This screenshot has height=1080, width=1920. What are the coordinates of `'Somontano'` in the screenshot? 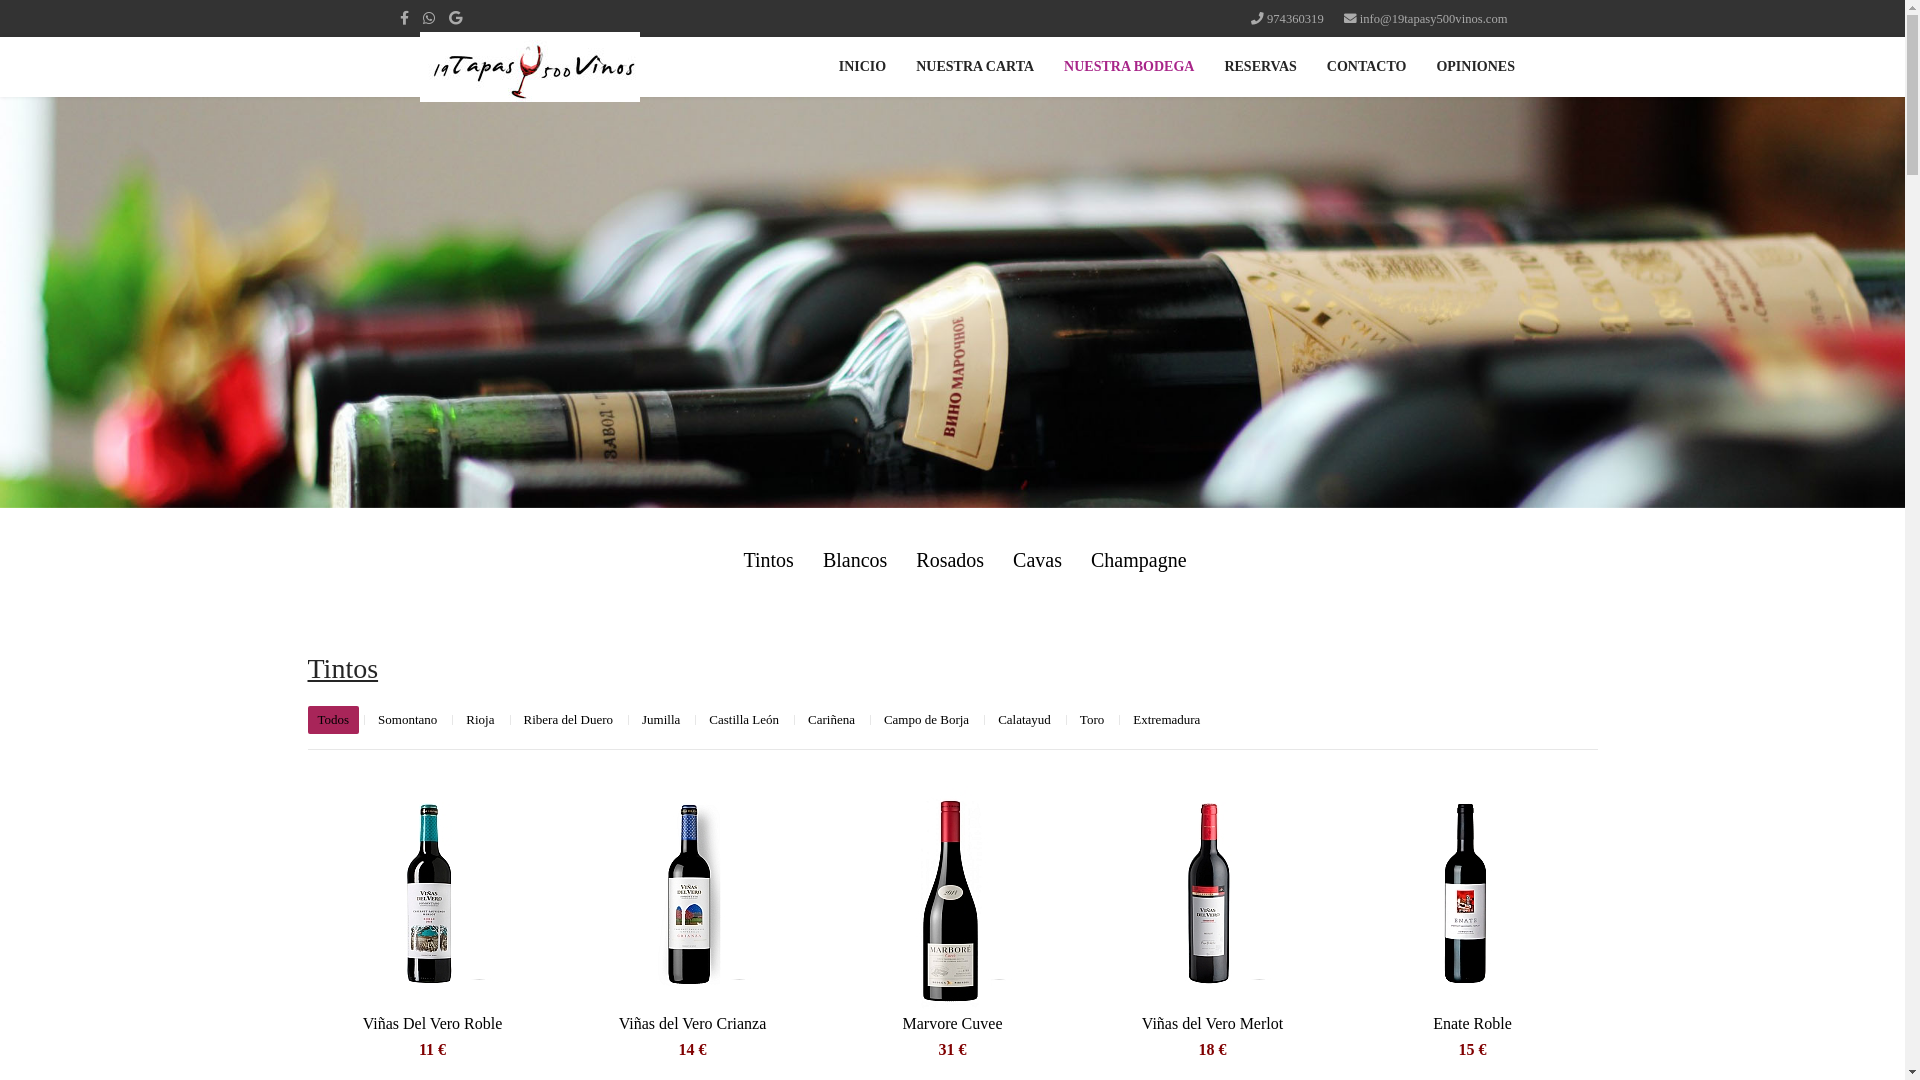 It's located at (368, 720).